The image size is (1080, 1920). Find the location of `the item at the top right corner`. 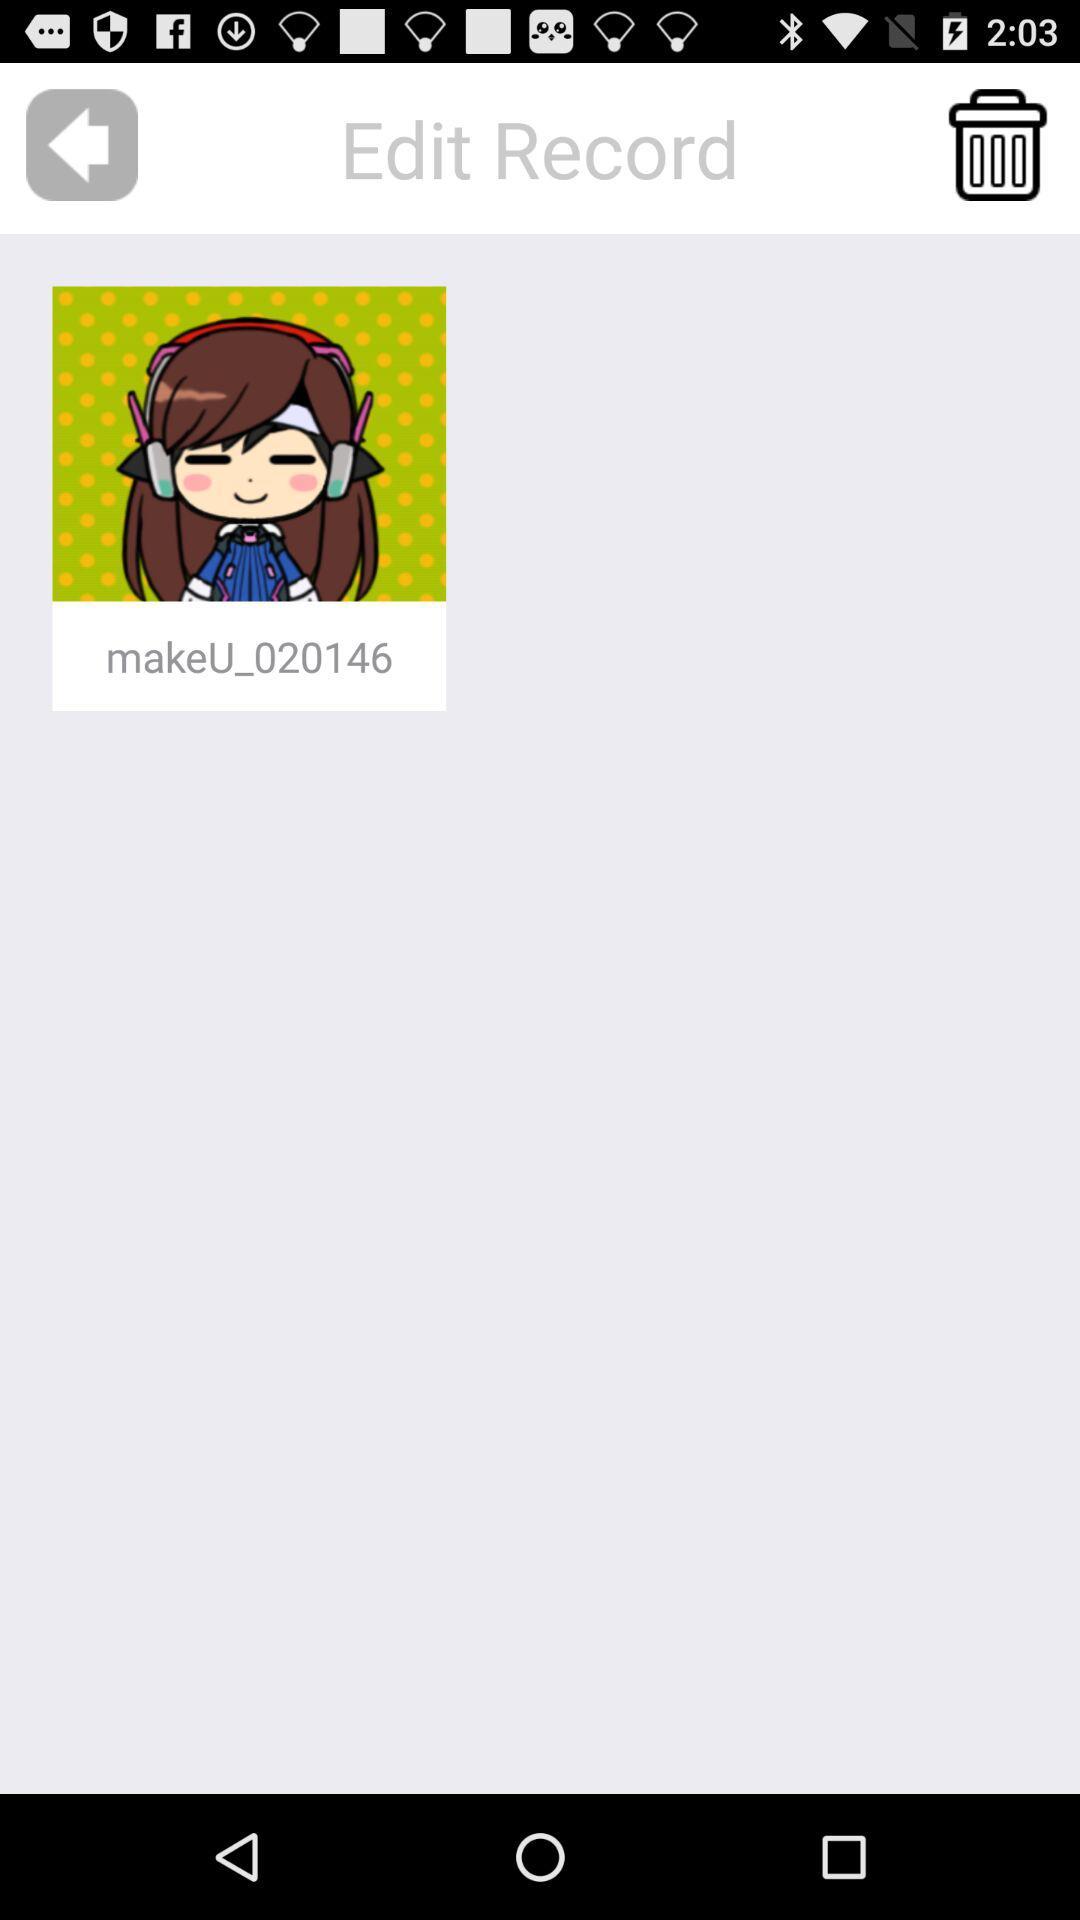

the item at the top right corner is located at coordinates (997, 144).